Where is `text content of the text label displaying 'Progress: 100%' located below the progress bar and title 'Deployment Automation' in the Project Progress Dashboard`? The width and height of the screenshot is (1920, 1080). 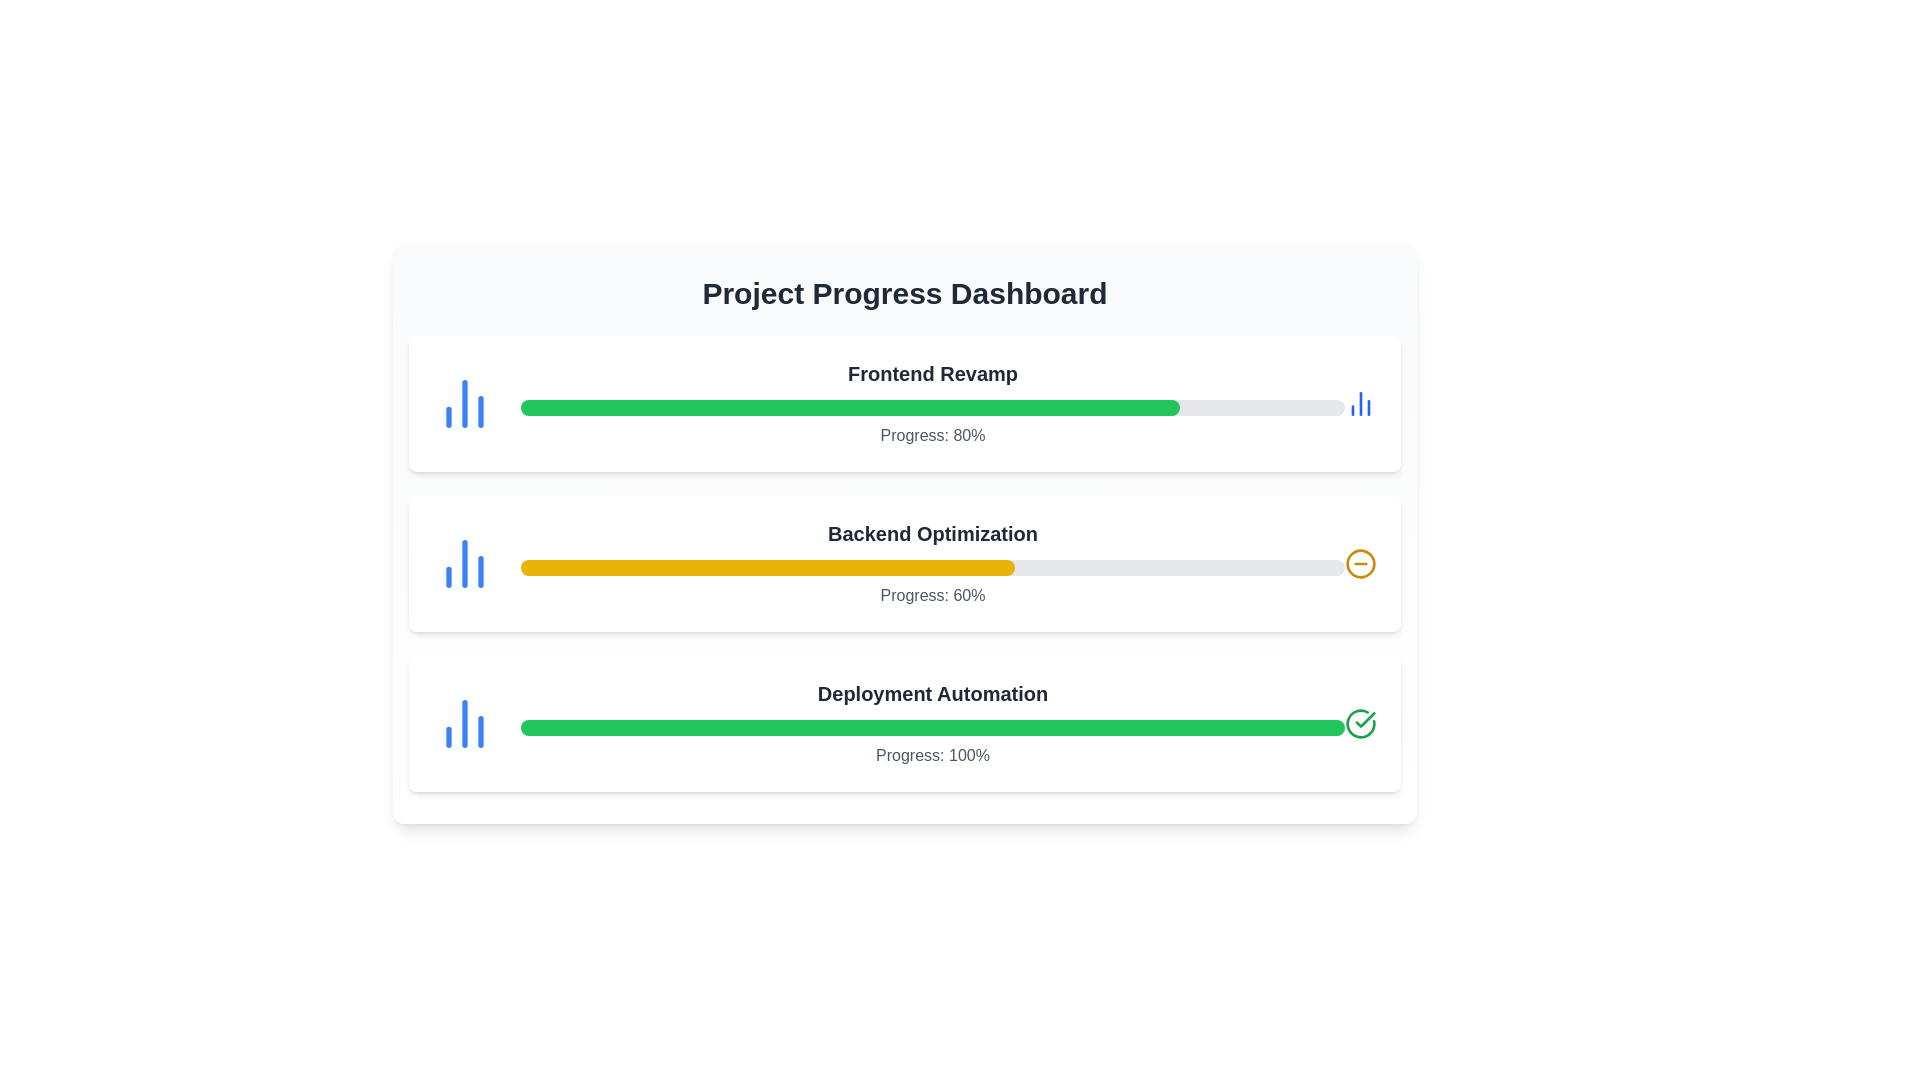
text content of the text label displaying 'Progress: 100%' located below the progress bar and title 'Deployment Automation' in the Project Progress Dashboard is located at coordinates (931, 756).